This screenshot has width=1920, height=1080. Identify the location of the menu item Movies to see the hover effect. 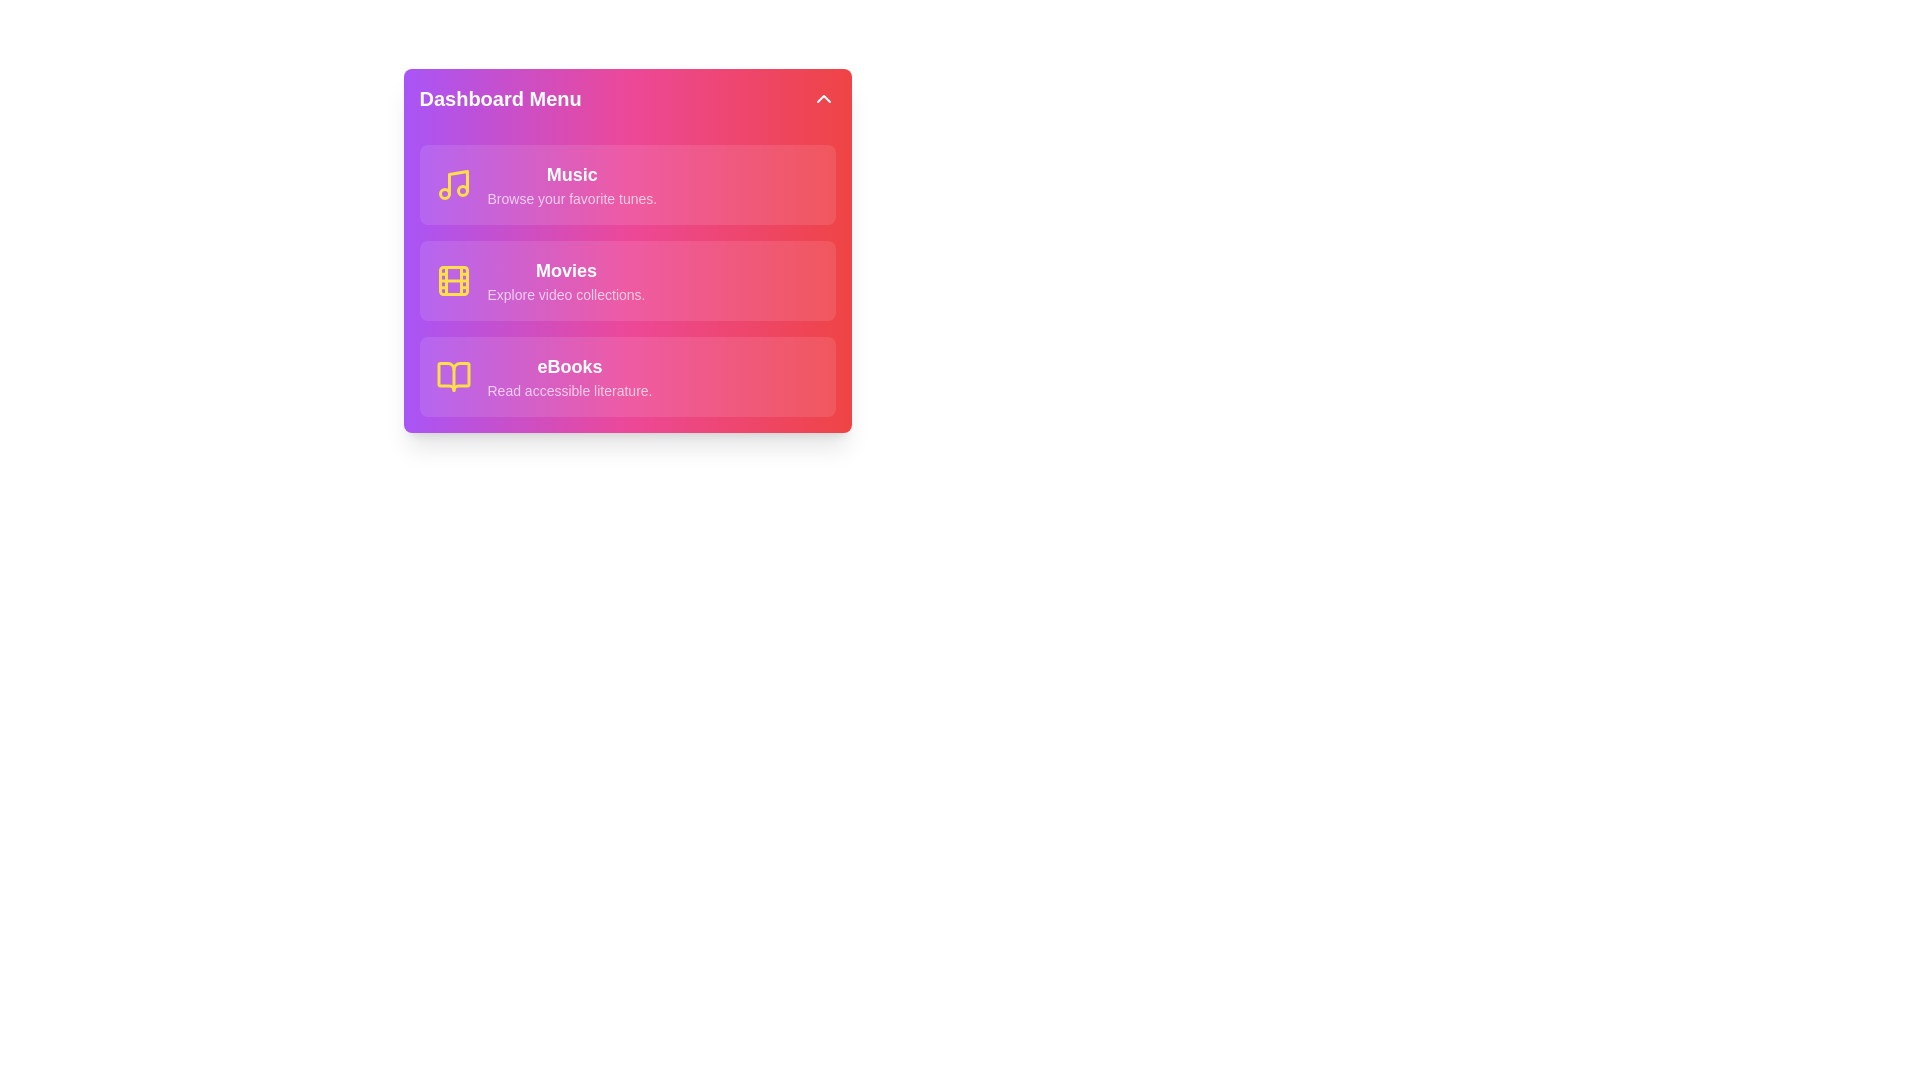
(626, 281).